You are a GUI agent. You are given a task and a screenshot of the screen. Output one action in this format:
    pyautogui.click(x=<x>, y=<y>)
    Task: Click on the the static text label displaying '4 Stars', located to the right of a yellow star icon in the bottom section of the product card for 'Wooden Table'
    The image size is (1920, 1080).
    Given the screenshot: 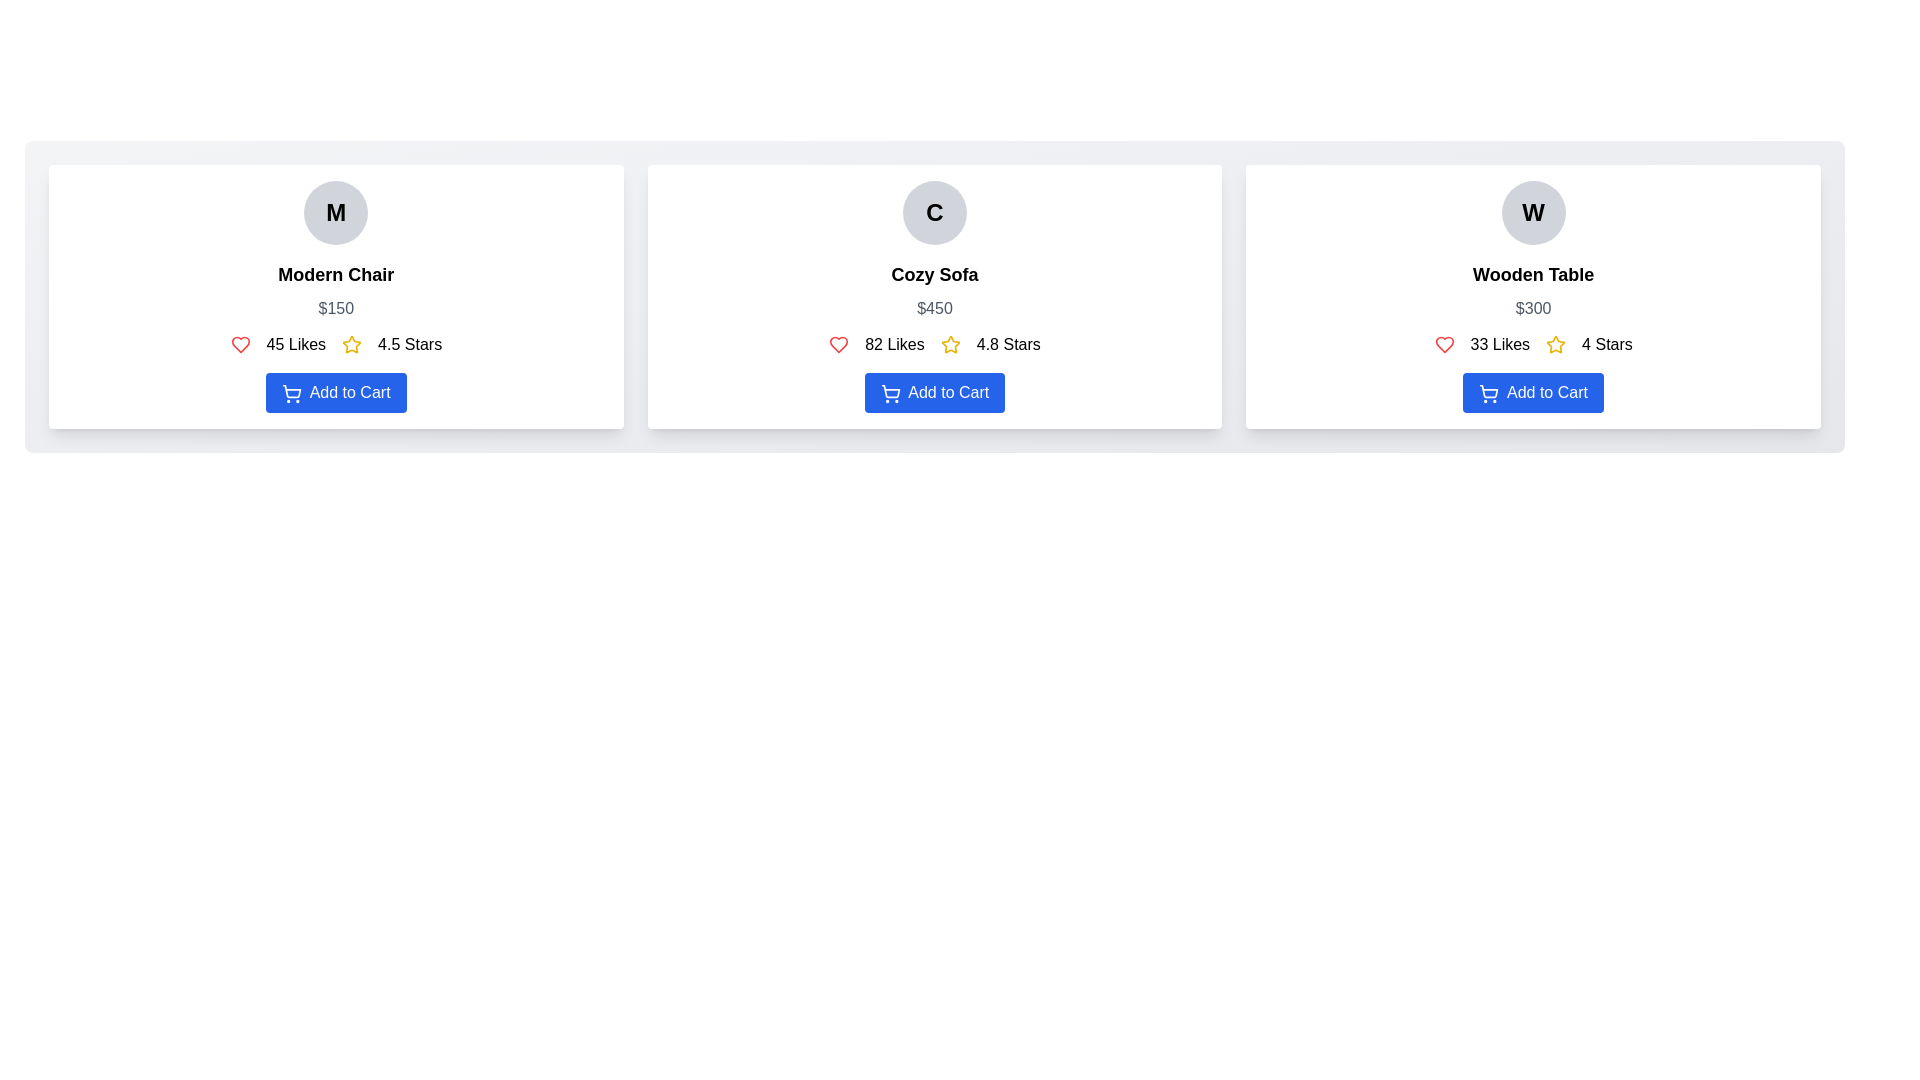 What is the action you would take?
    pyautogui.click(x=1607, y=343)
    